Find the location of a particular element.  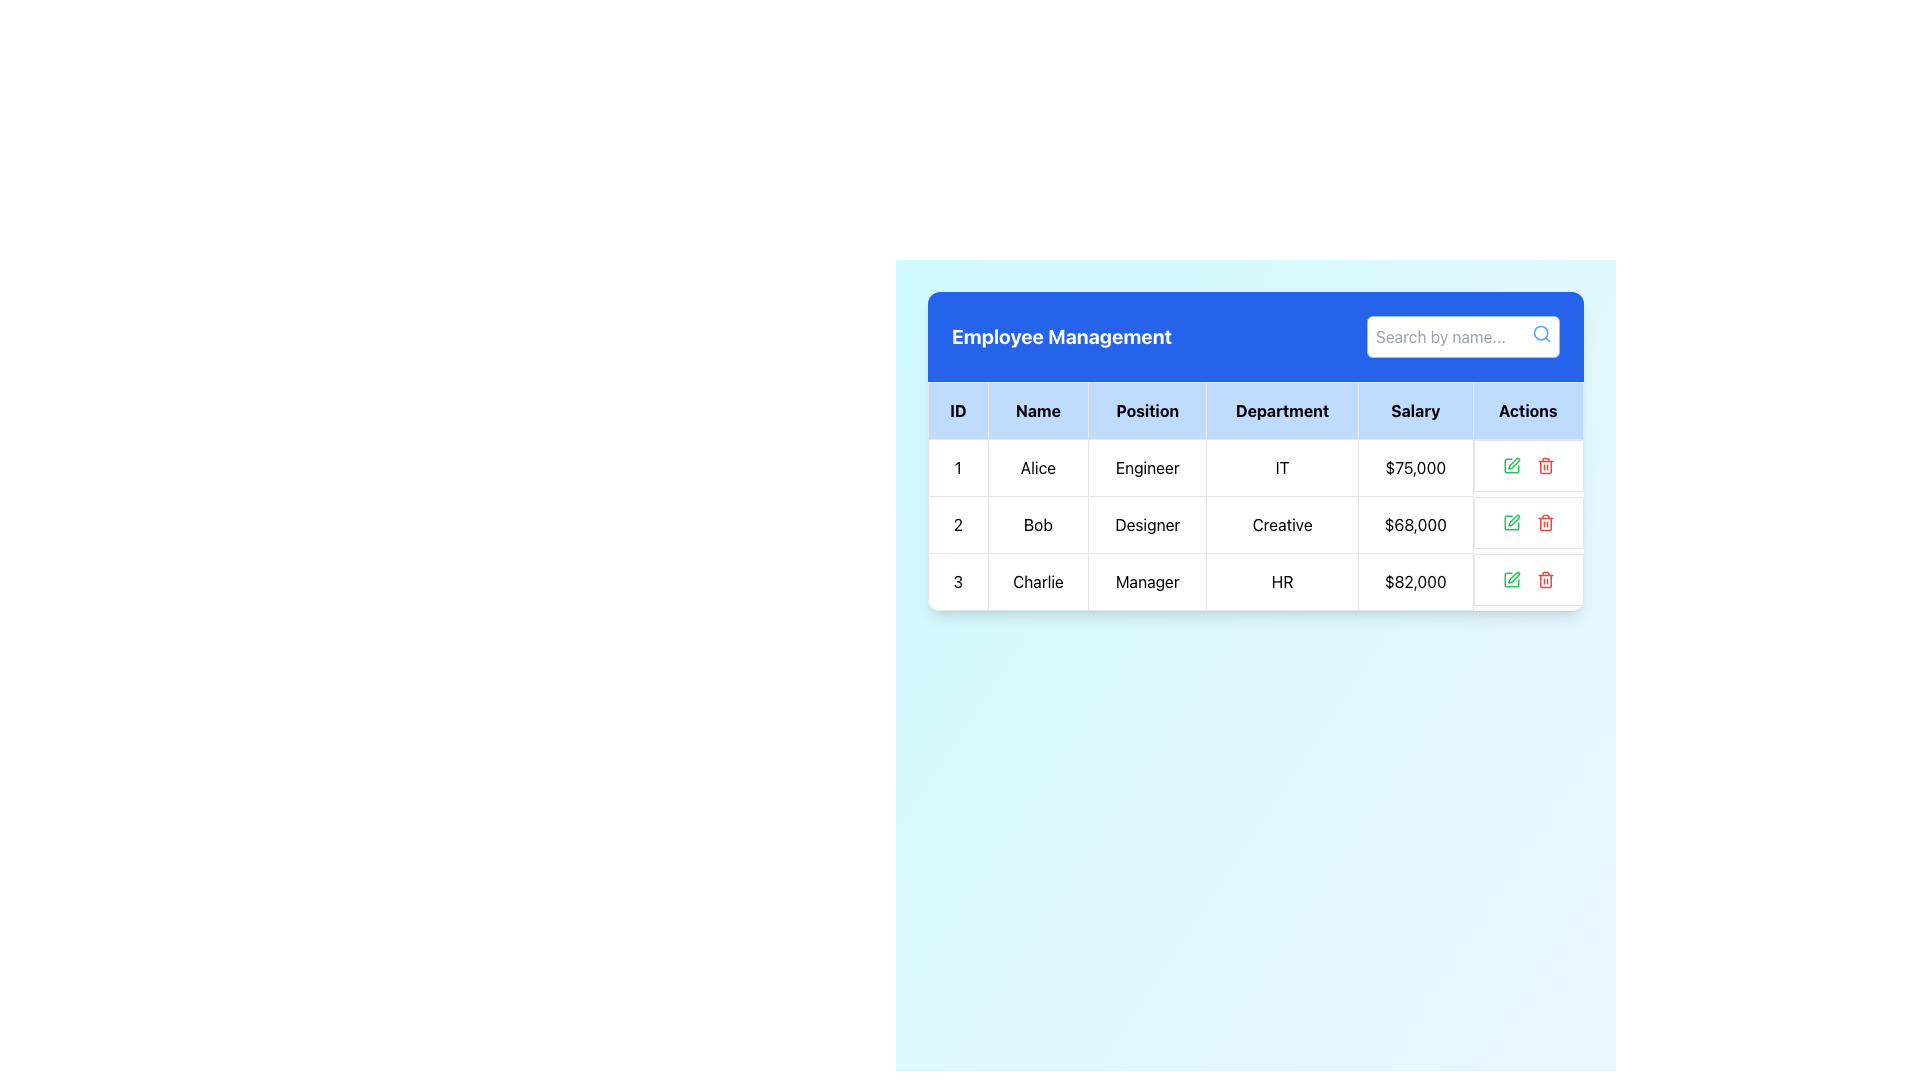

the text label that represents the identification number of the second row in the tabular structure, located in the leftmost position under the 'ID' column is located at coordinates (957, 523).